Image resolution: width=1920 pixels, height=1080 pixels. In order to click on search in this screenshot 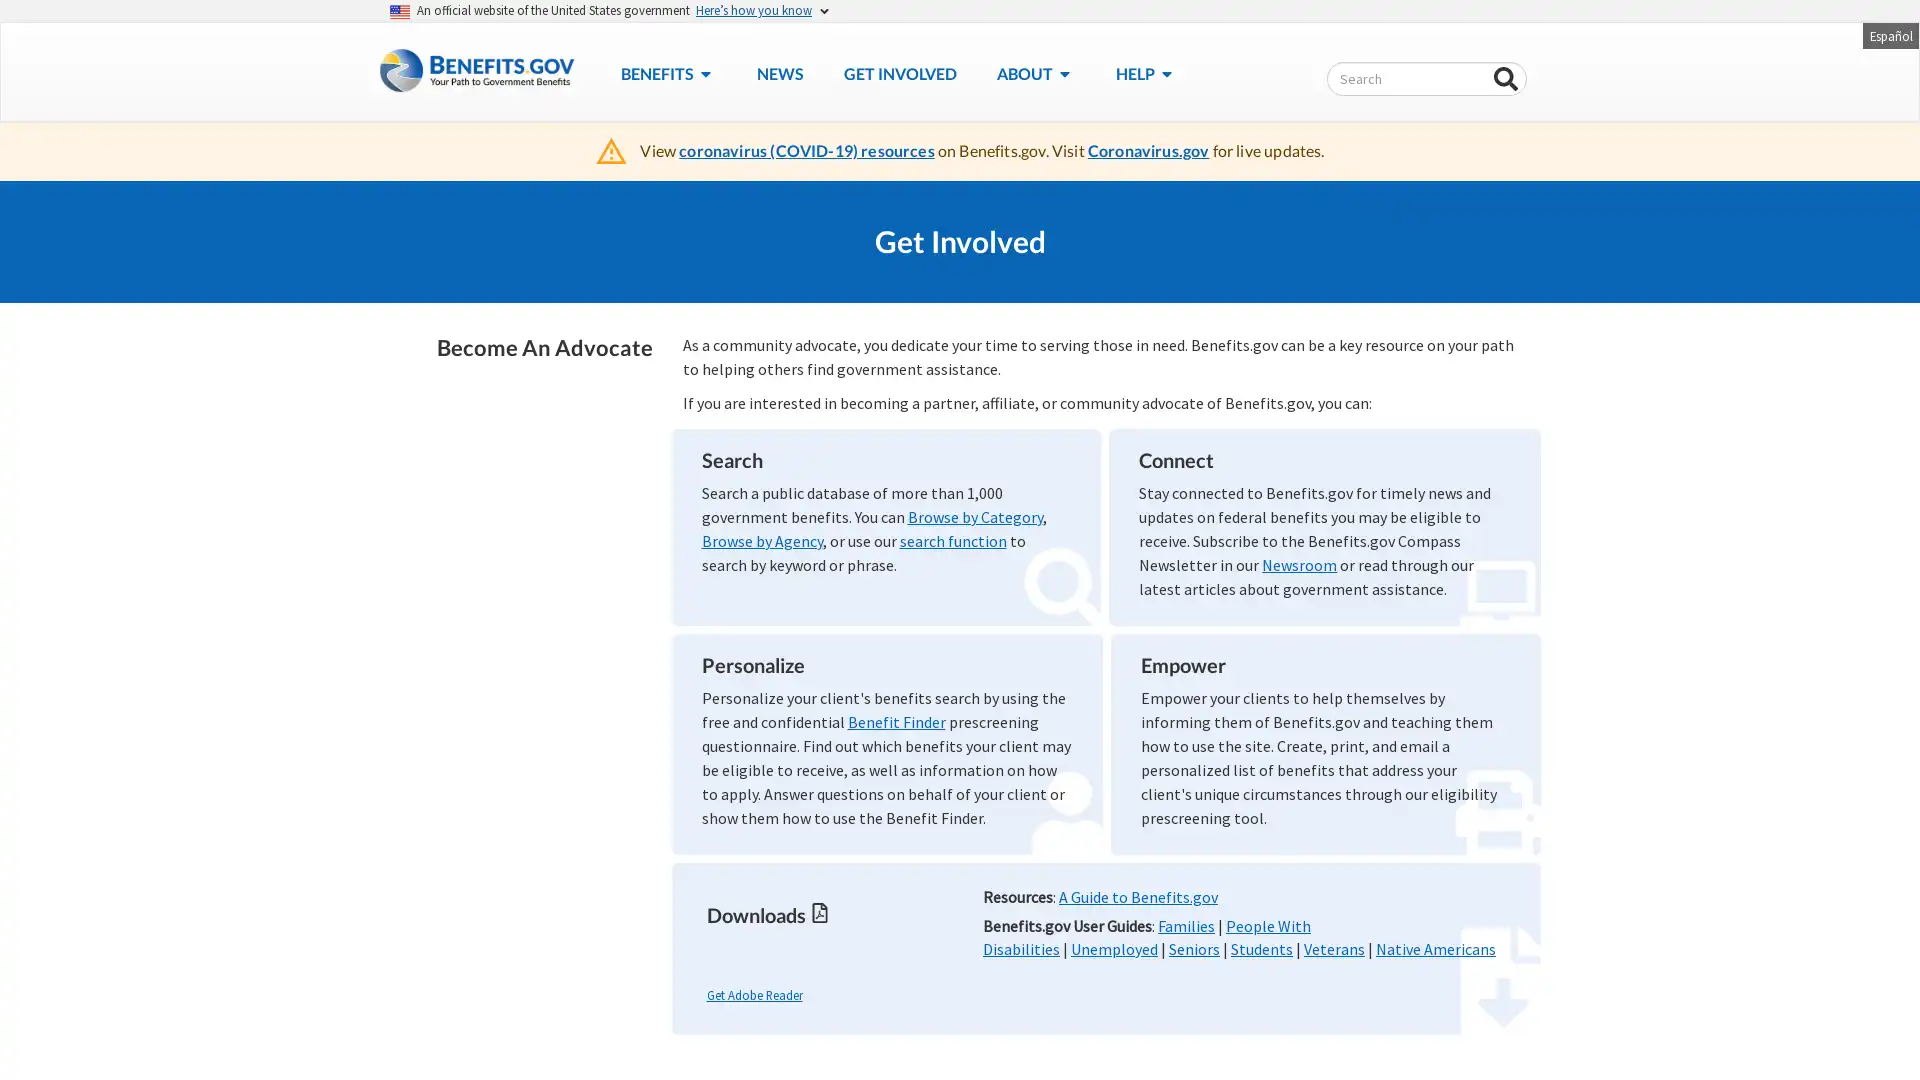, I will do `click(1506, 79)`.